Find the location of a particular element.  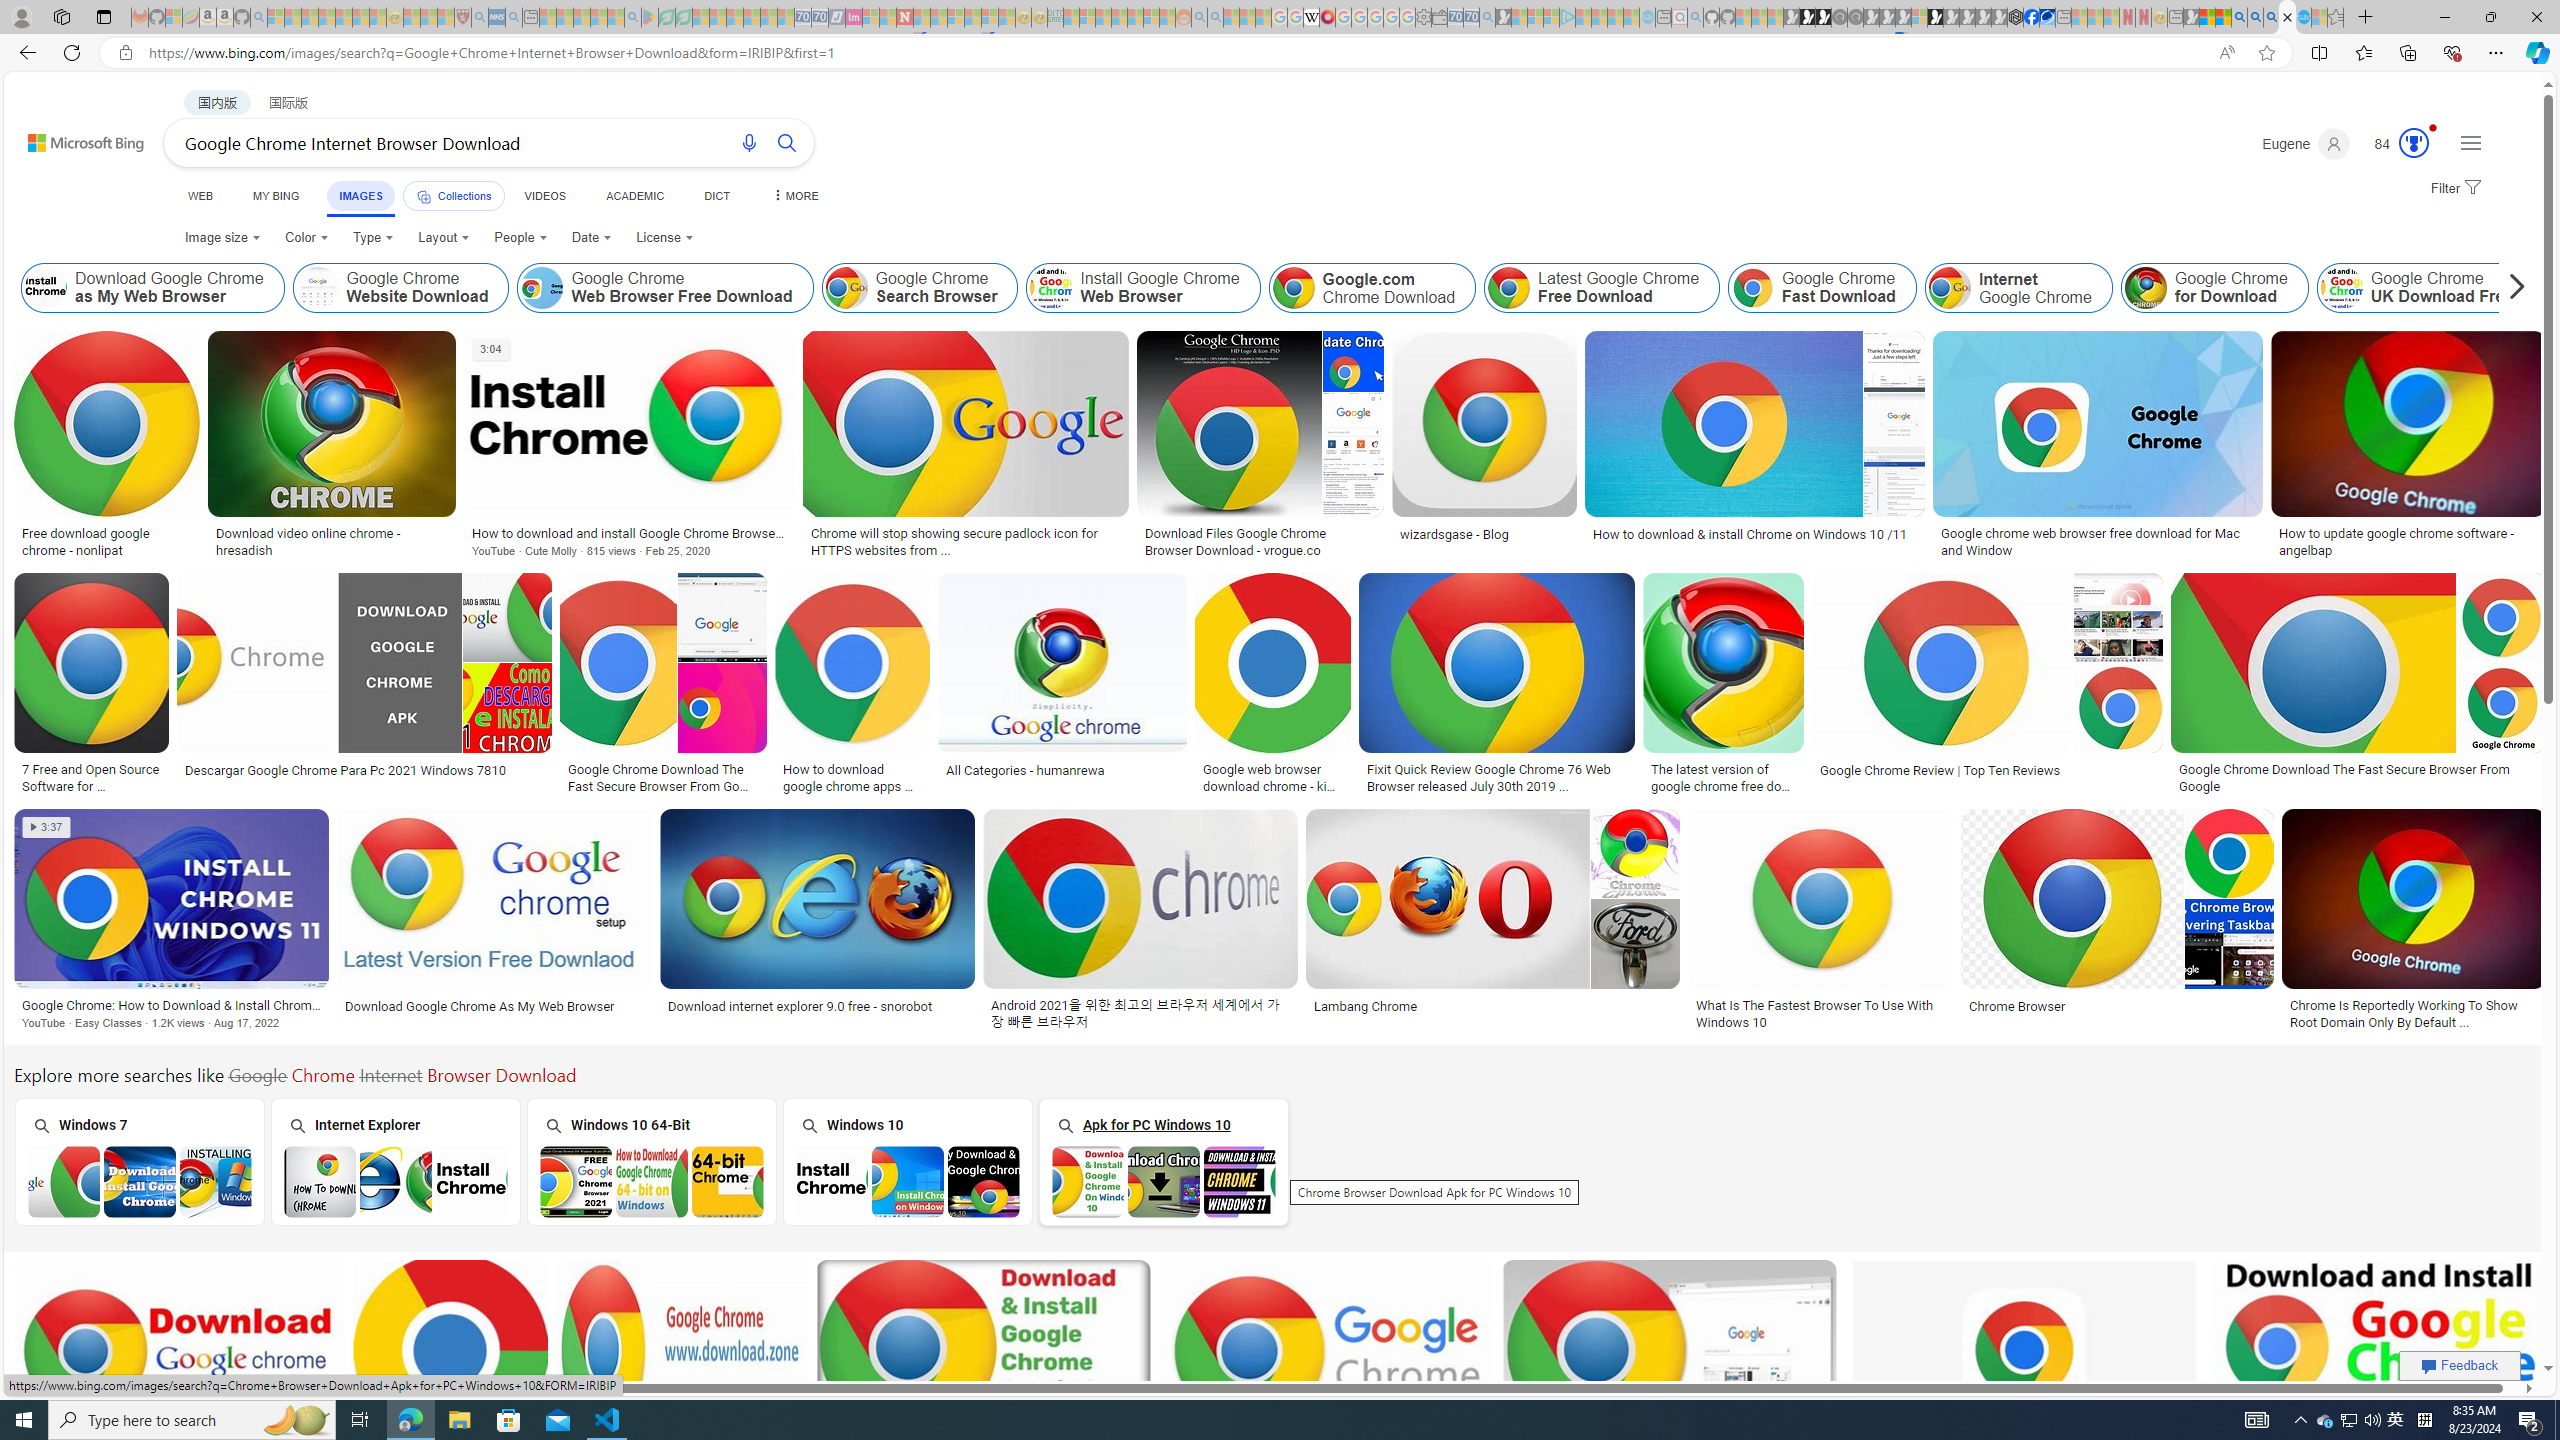

'Google Chrome Web Browser Free Download' is located at coordinates (664, 287).